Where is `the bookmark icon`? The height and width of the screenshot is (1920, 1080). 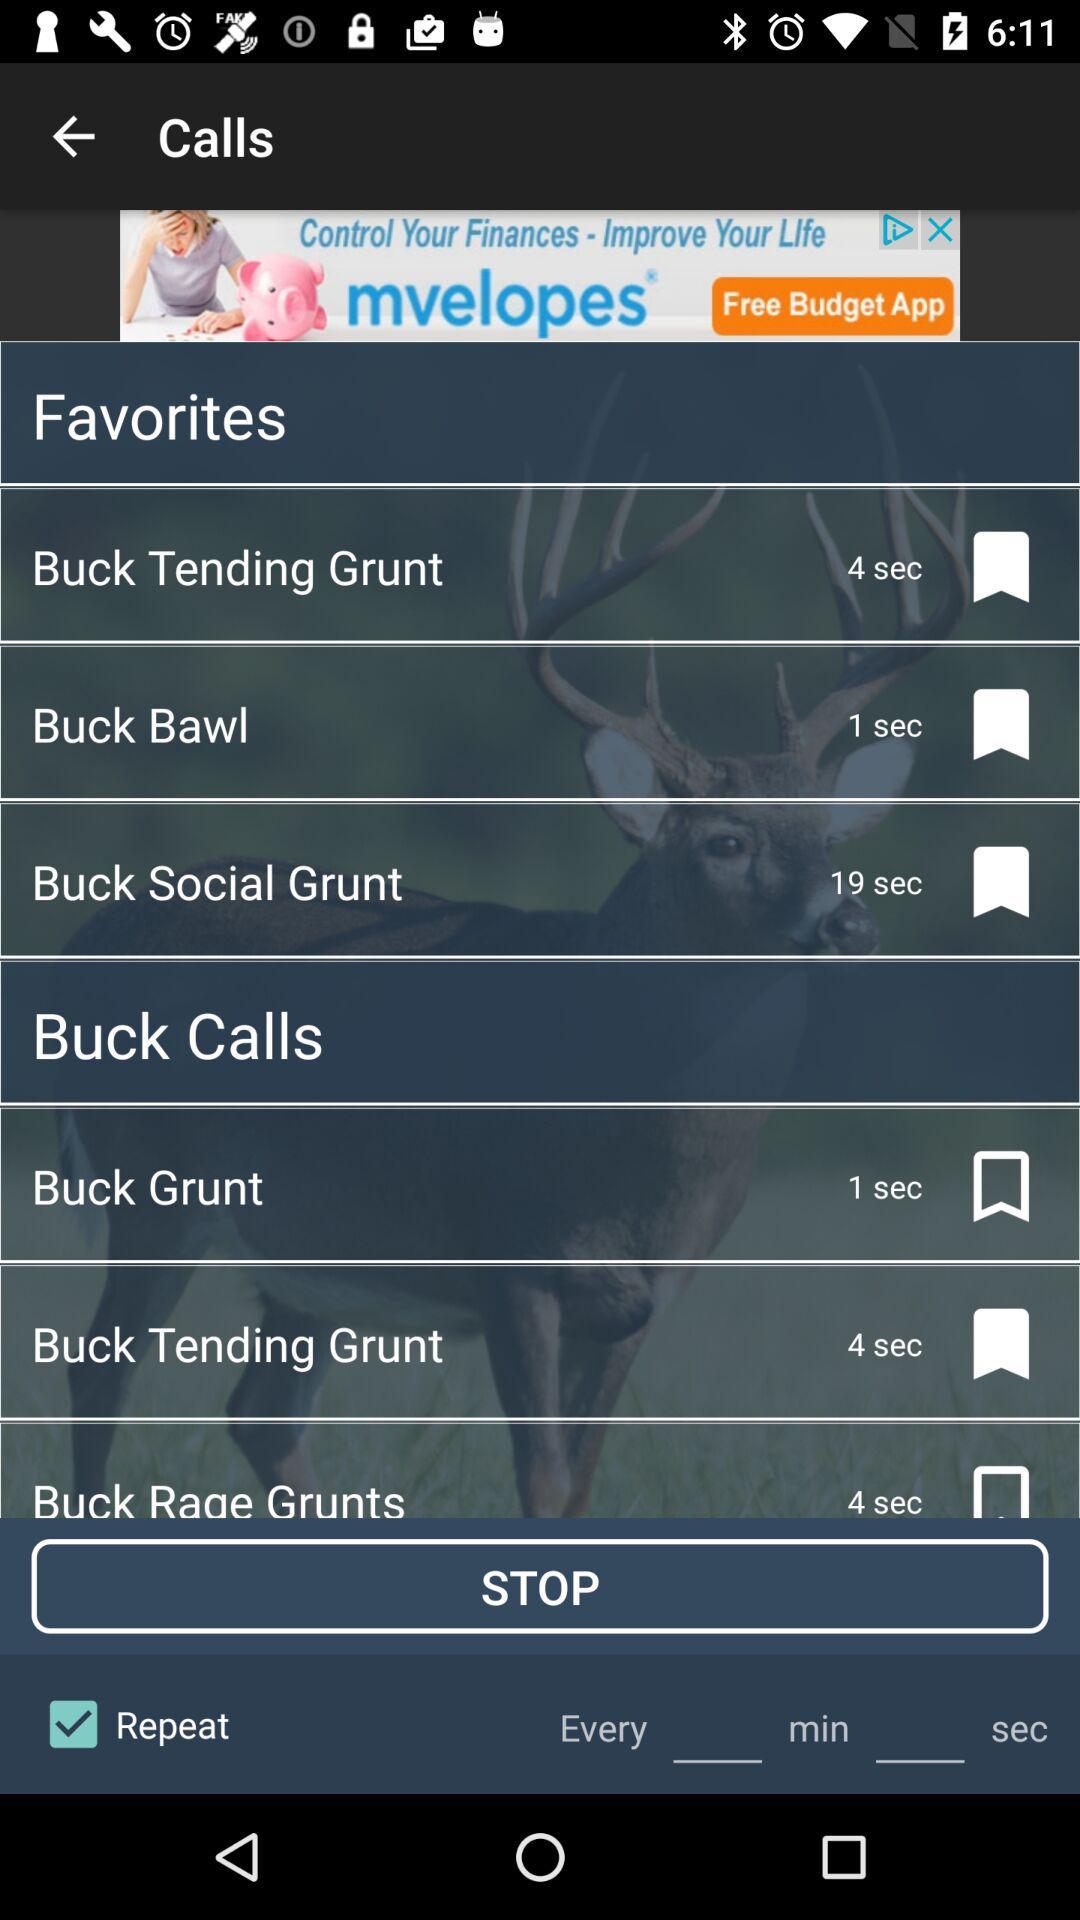
the bookmark icon is located at coordinates (984, 723).